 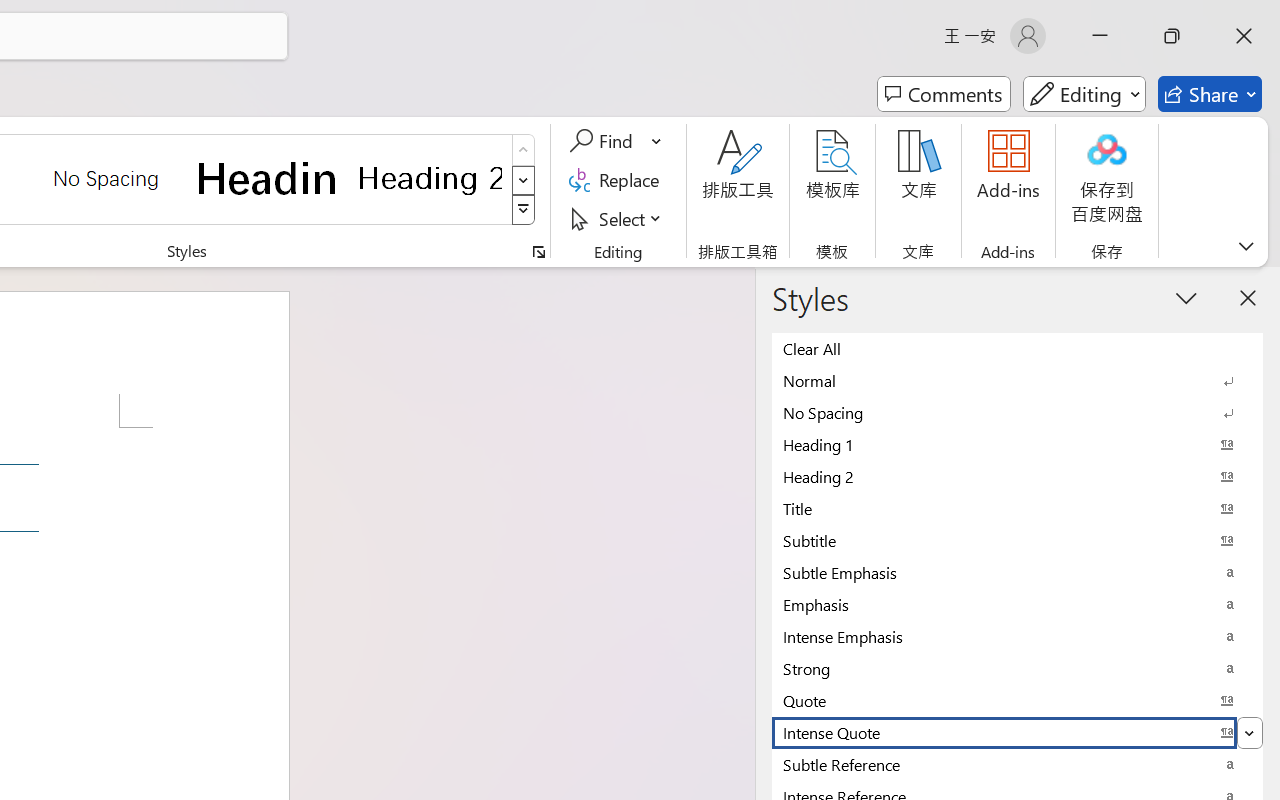 What do you see at coordinates (1017, 700) in the screenshot?
I see `'Quote'` at bounding box center [1017, 700].